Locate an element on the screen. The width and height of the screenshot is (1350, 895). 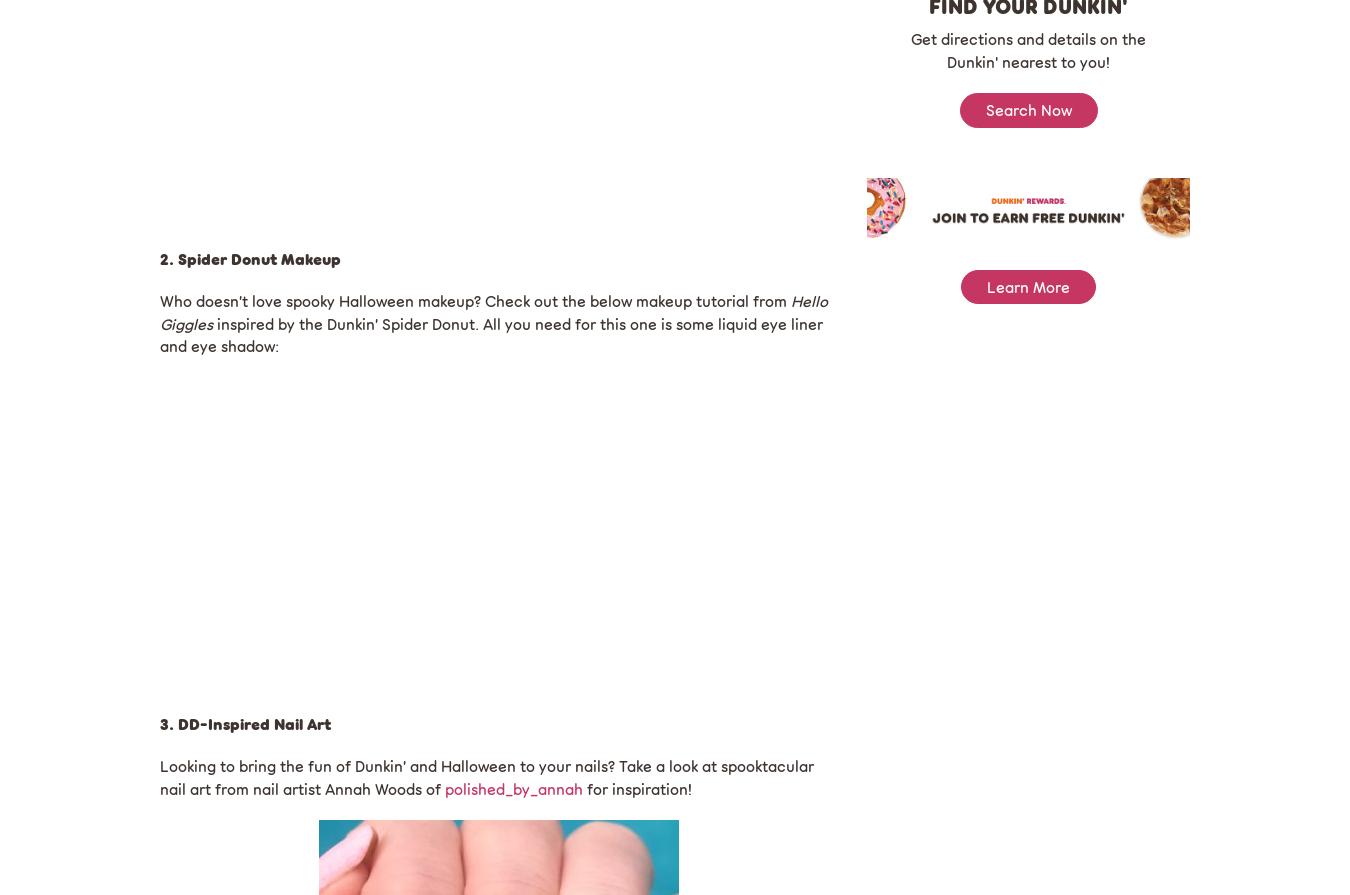
'inspired by the Dunkin’ Spider Donut. All you need for this one is some liquid eye liner and eye shadow:' is located at coordinates (159, 334).